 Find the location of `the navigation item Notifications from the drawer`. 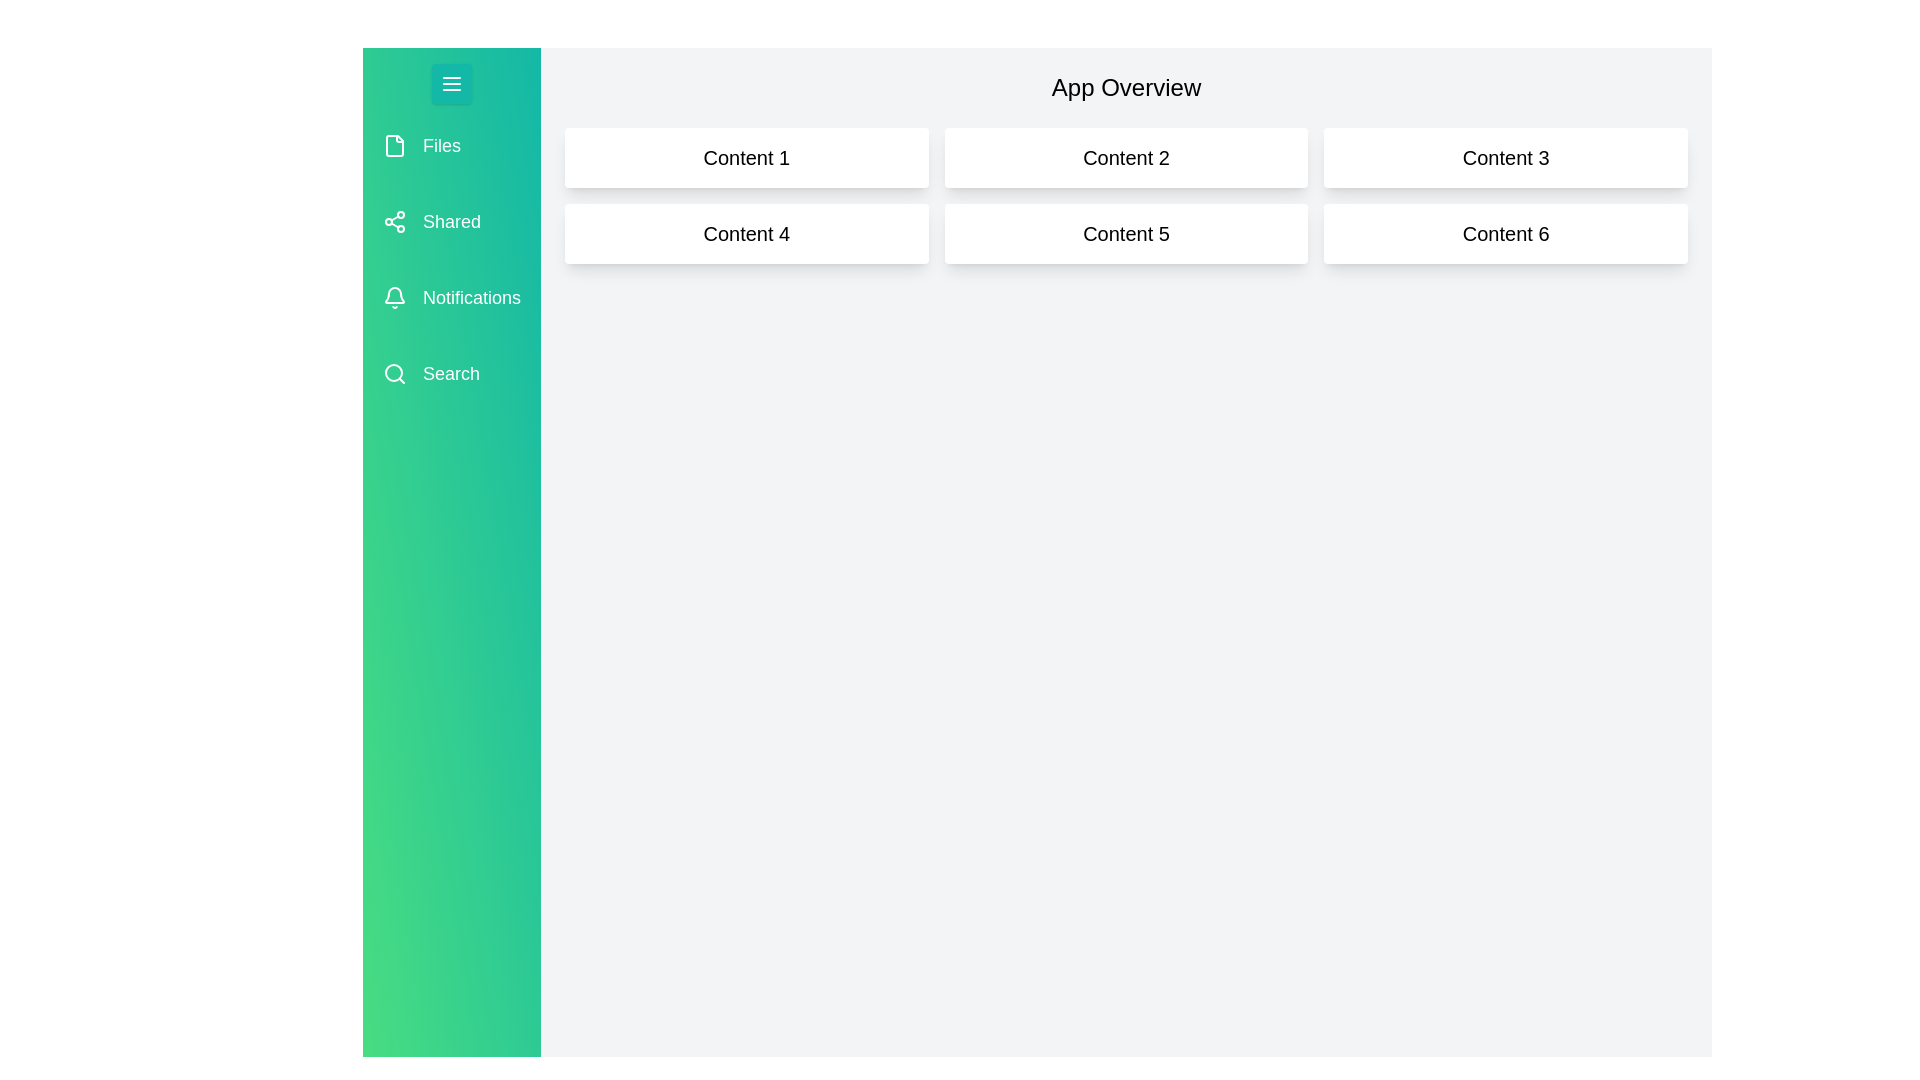

the navigation item Notifications from the drawer is located at coordinates (450, 297).